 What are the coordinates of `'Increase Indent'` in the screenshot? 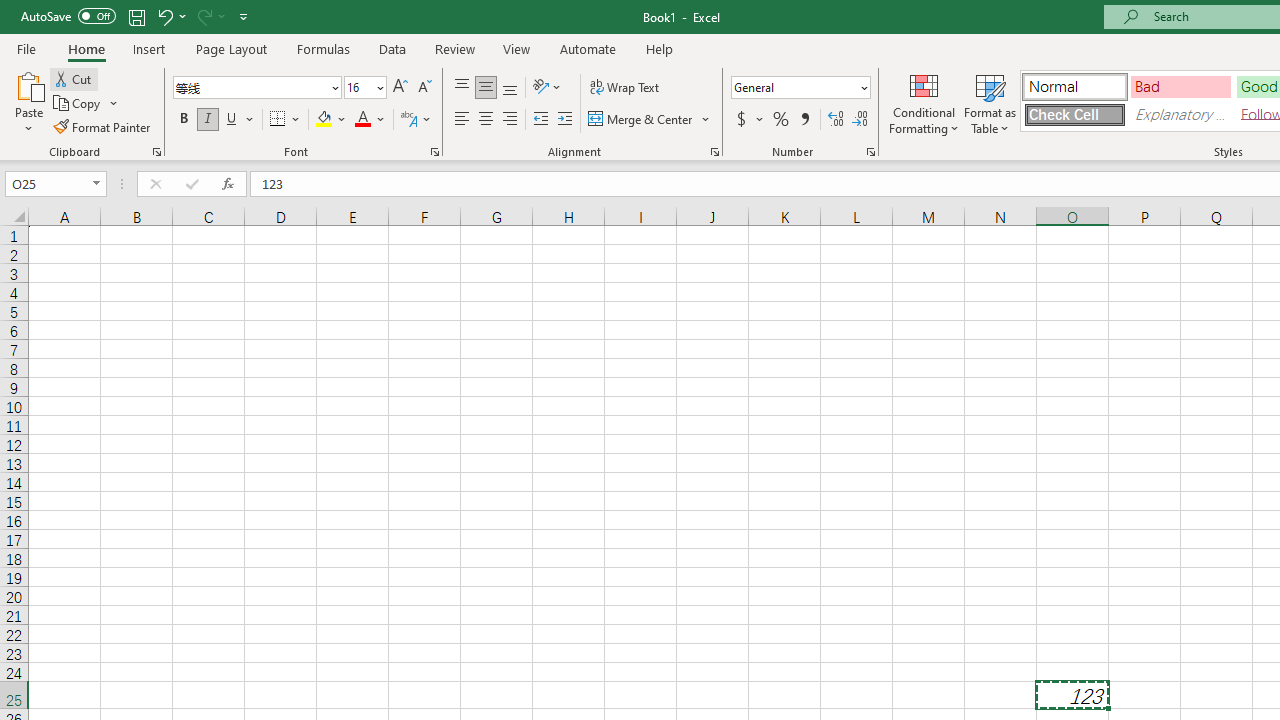 It's located at (564, 119).